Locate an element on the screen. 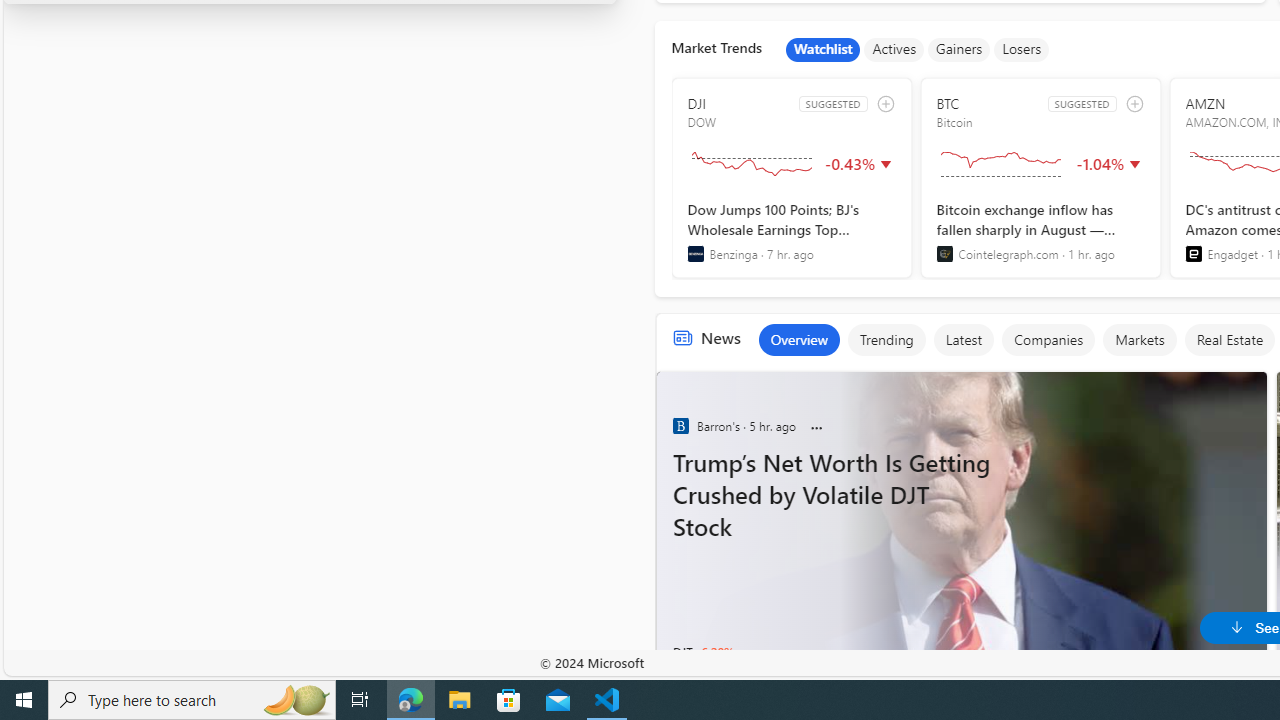  'Trending' is located at coordinates (885, 338).